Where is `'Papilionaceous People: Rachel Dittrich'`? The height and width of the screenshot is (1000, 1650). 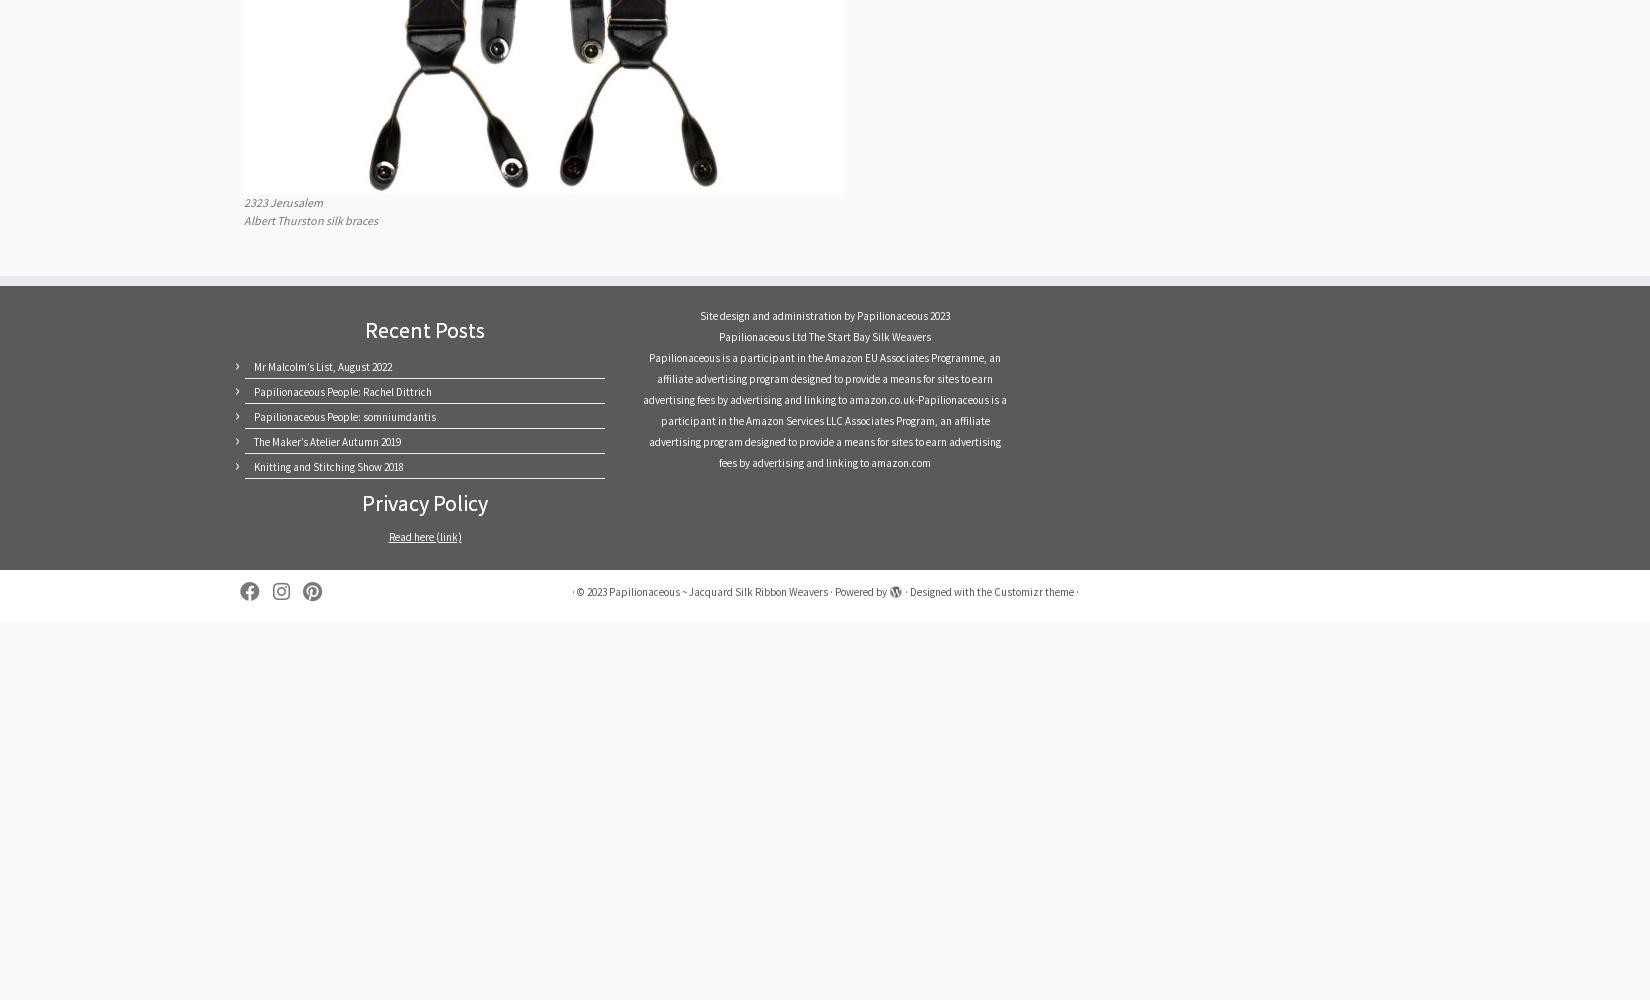 'Papilionaceous People: Rachel Dittrich' is located at coordinates (343, 391).